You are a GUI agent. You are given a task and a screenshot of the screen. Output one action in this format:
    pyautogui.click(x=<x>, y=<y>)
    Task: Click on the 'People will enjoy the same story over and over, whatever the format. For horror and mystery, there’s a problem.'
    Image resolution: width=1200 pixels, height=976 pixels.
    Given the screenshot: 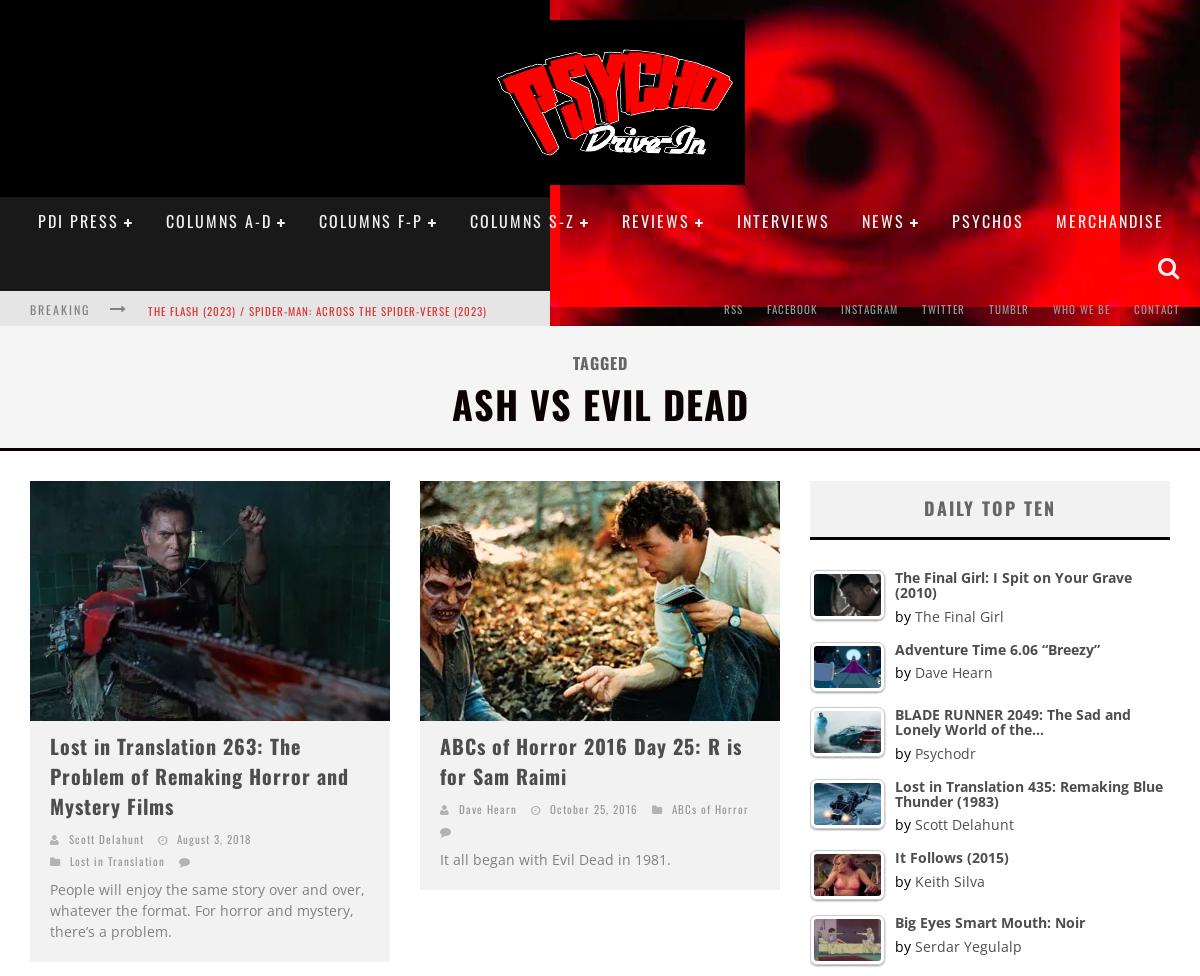 What is the action you would take?
    pyautogui.click(x=206, y=909)
    